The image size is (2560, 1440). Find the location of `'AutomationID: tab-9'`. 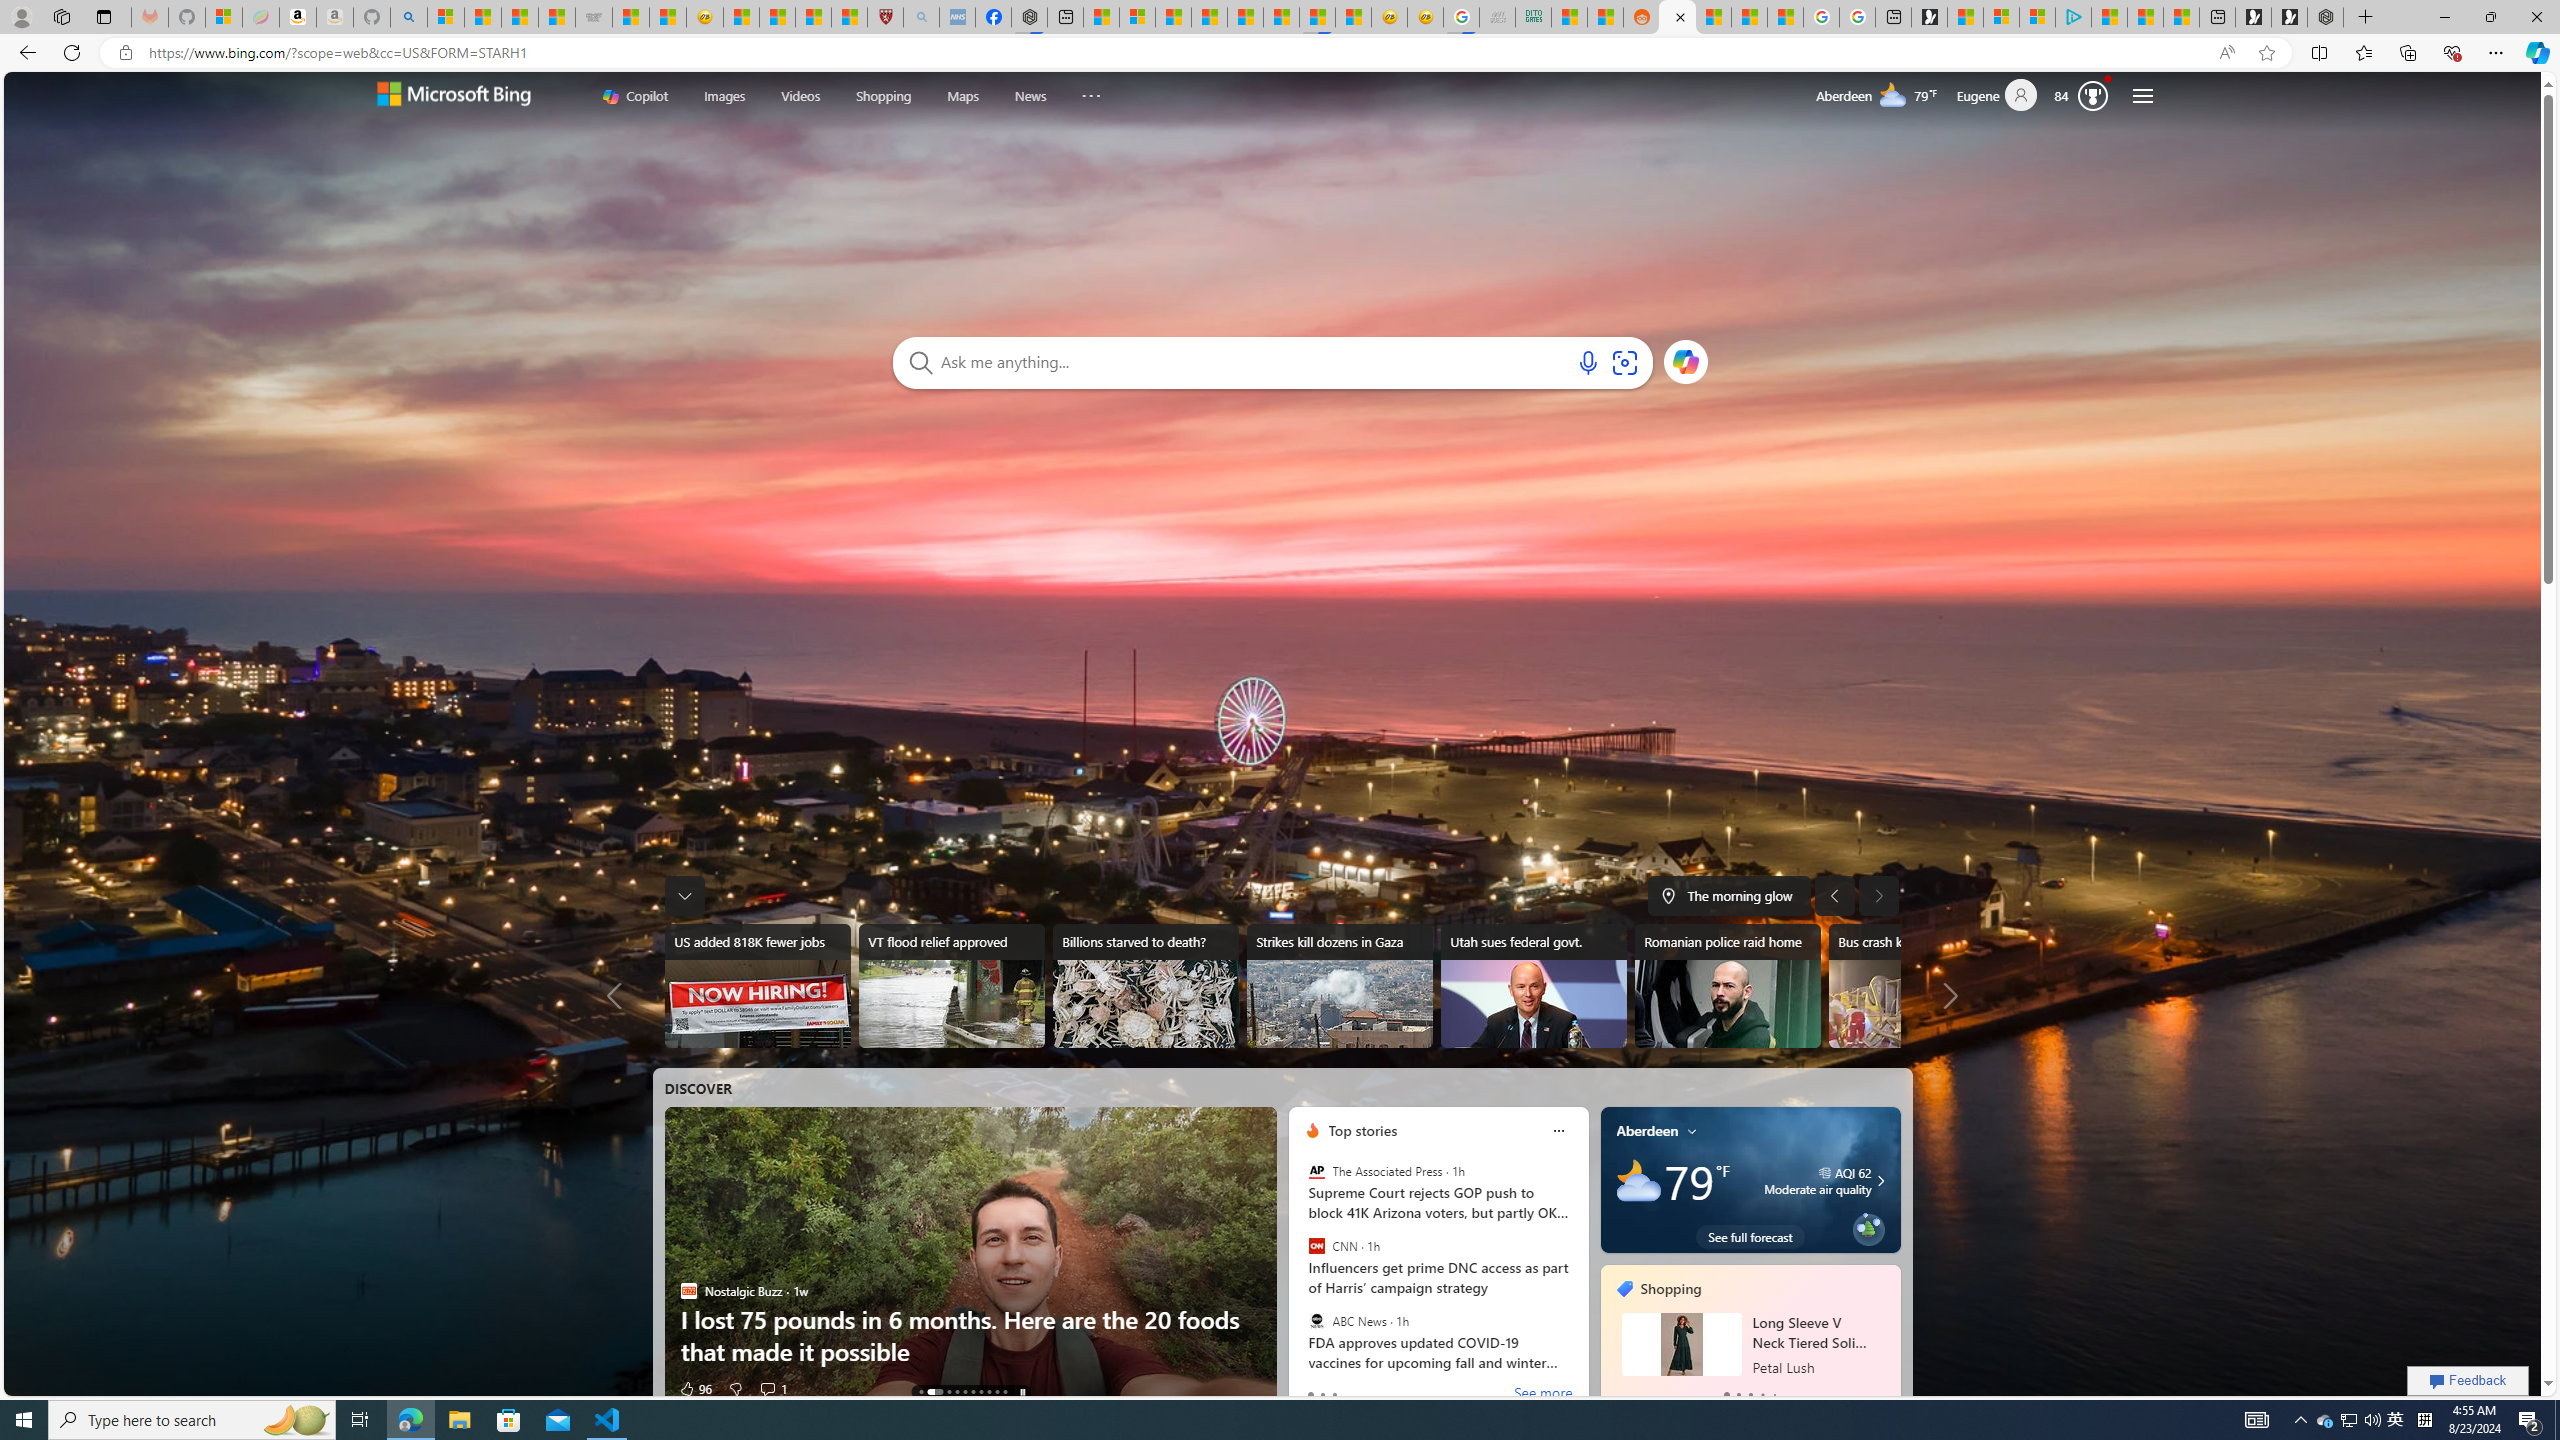

'AutomationID: tab-9' is located at coordinates (1003, 1391).